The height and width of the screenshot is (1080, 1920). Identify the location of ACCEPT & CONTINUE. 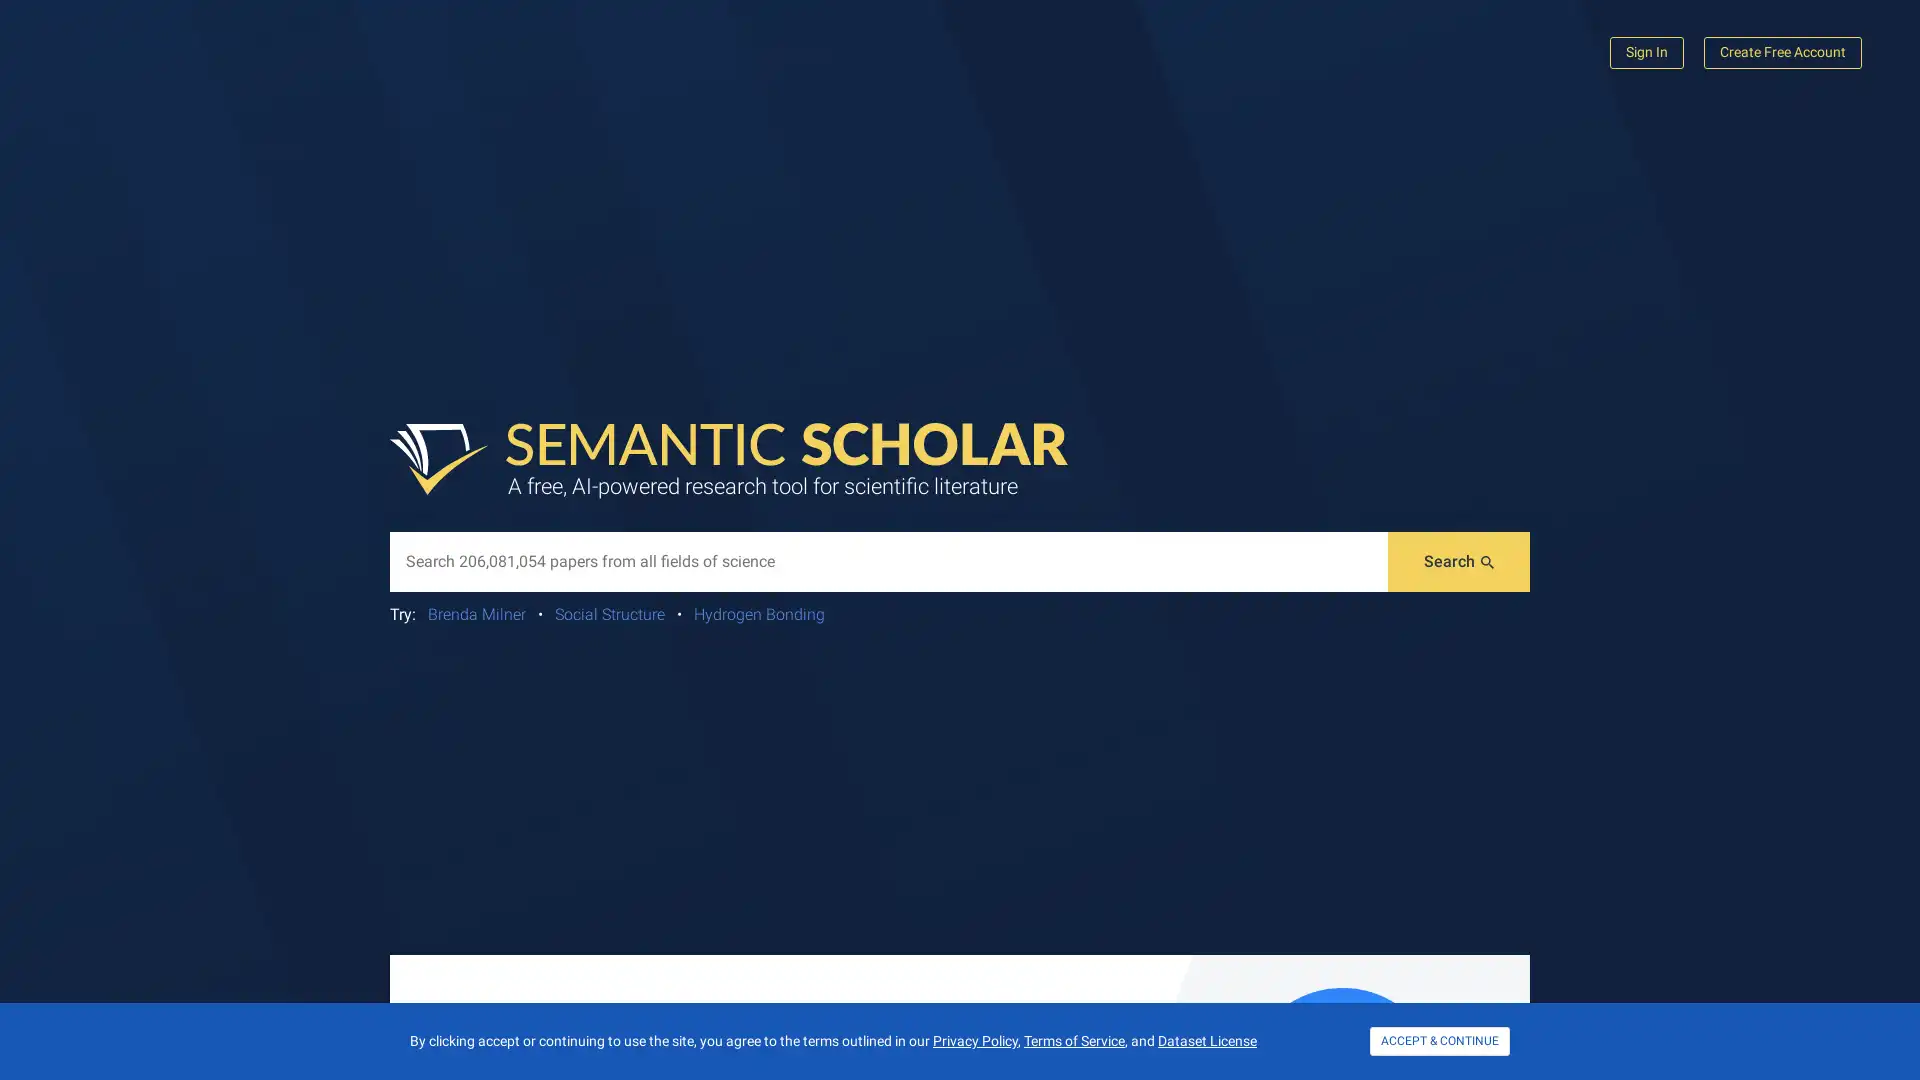
(1440, 1040).